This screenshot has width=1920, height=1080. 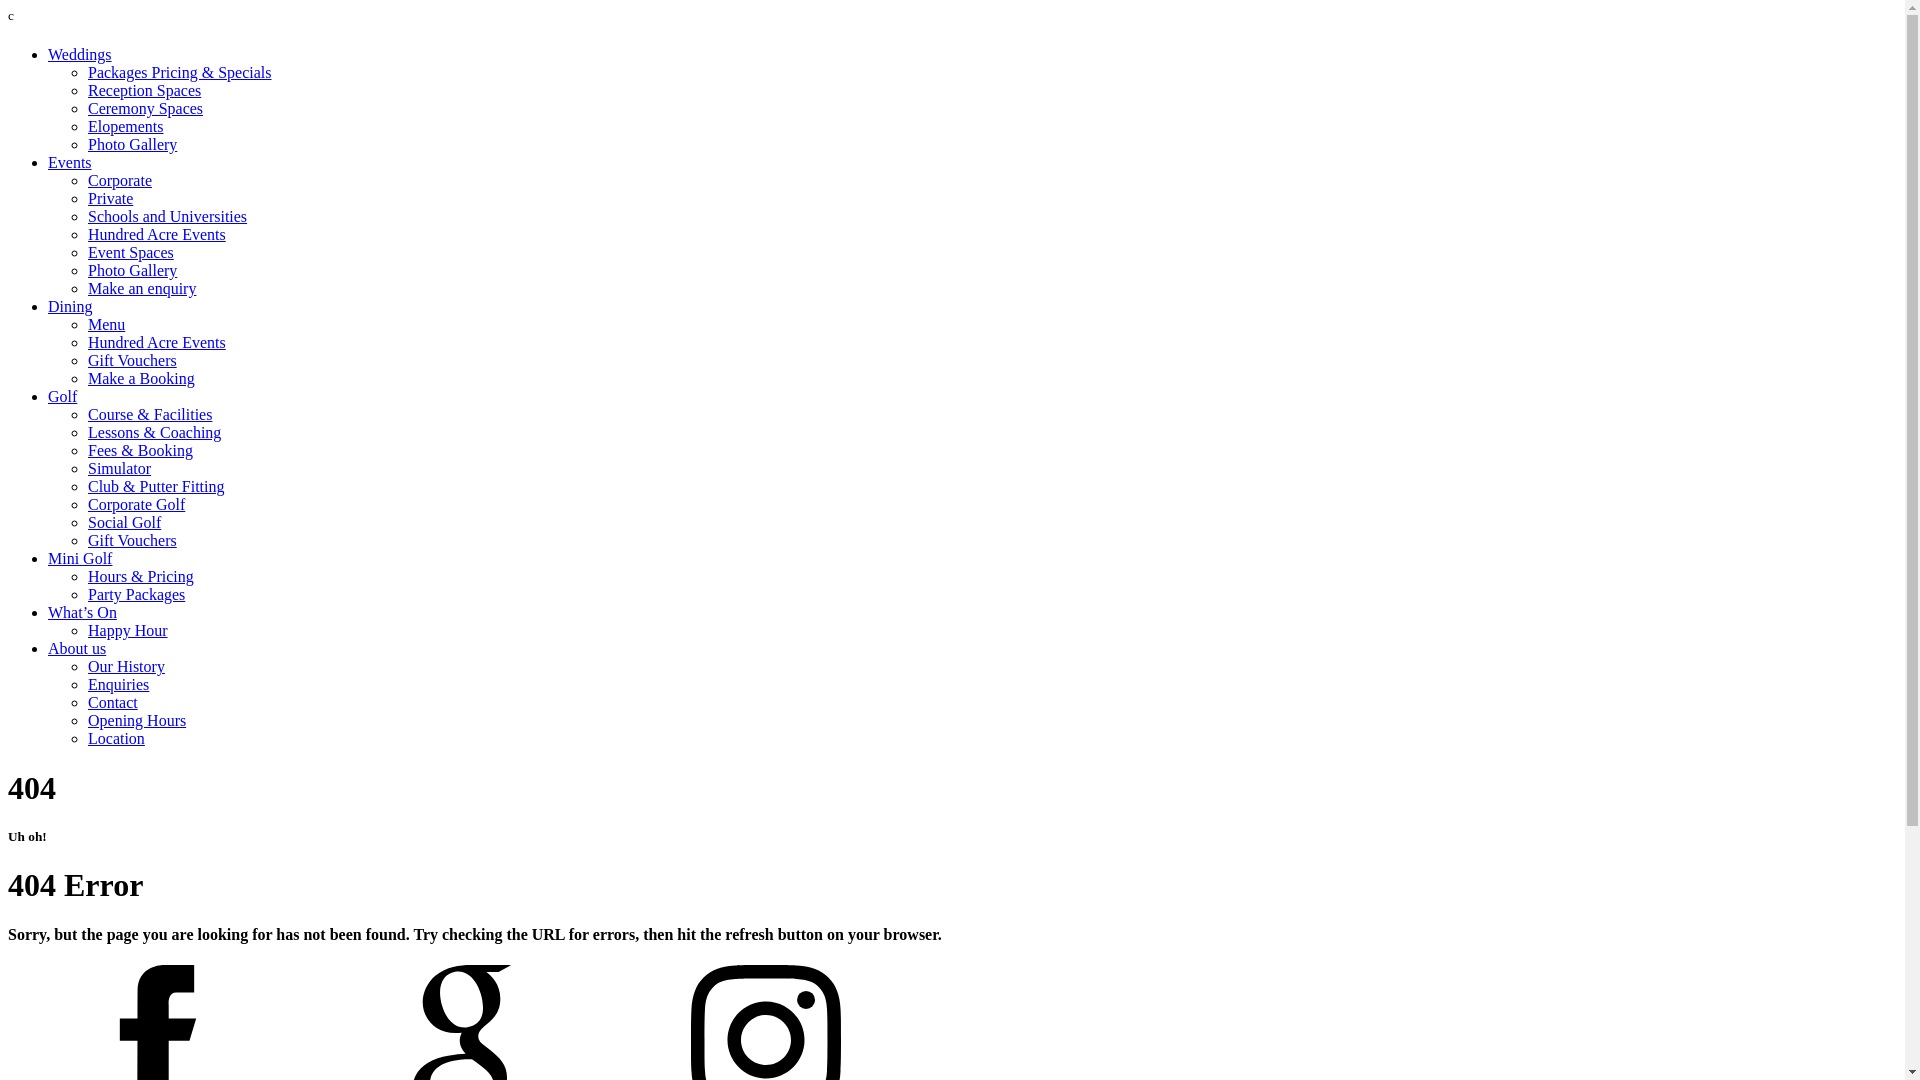 I want to click on 'Course & Facilities', so click(x=148, y=413).